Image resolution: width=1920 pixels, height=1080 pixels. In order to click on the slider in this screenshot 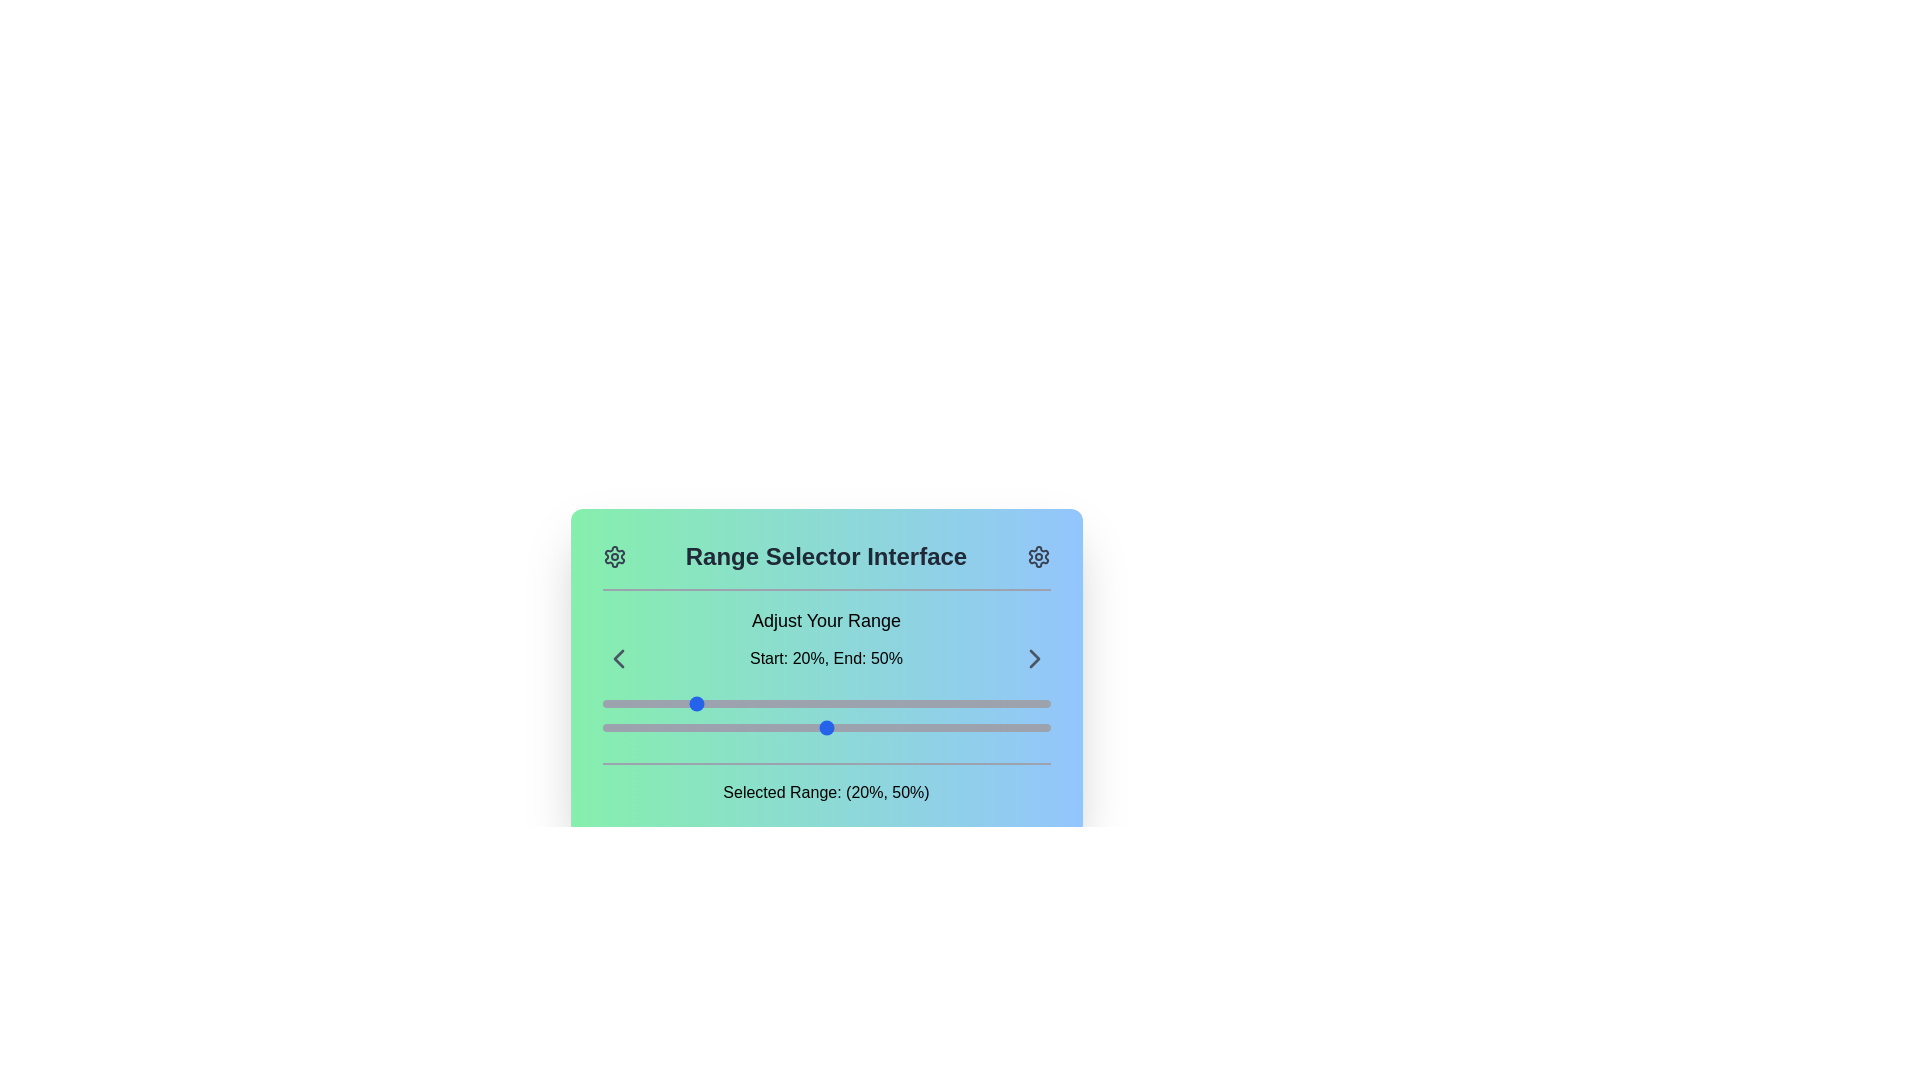, I will do `click(601, 703)`.